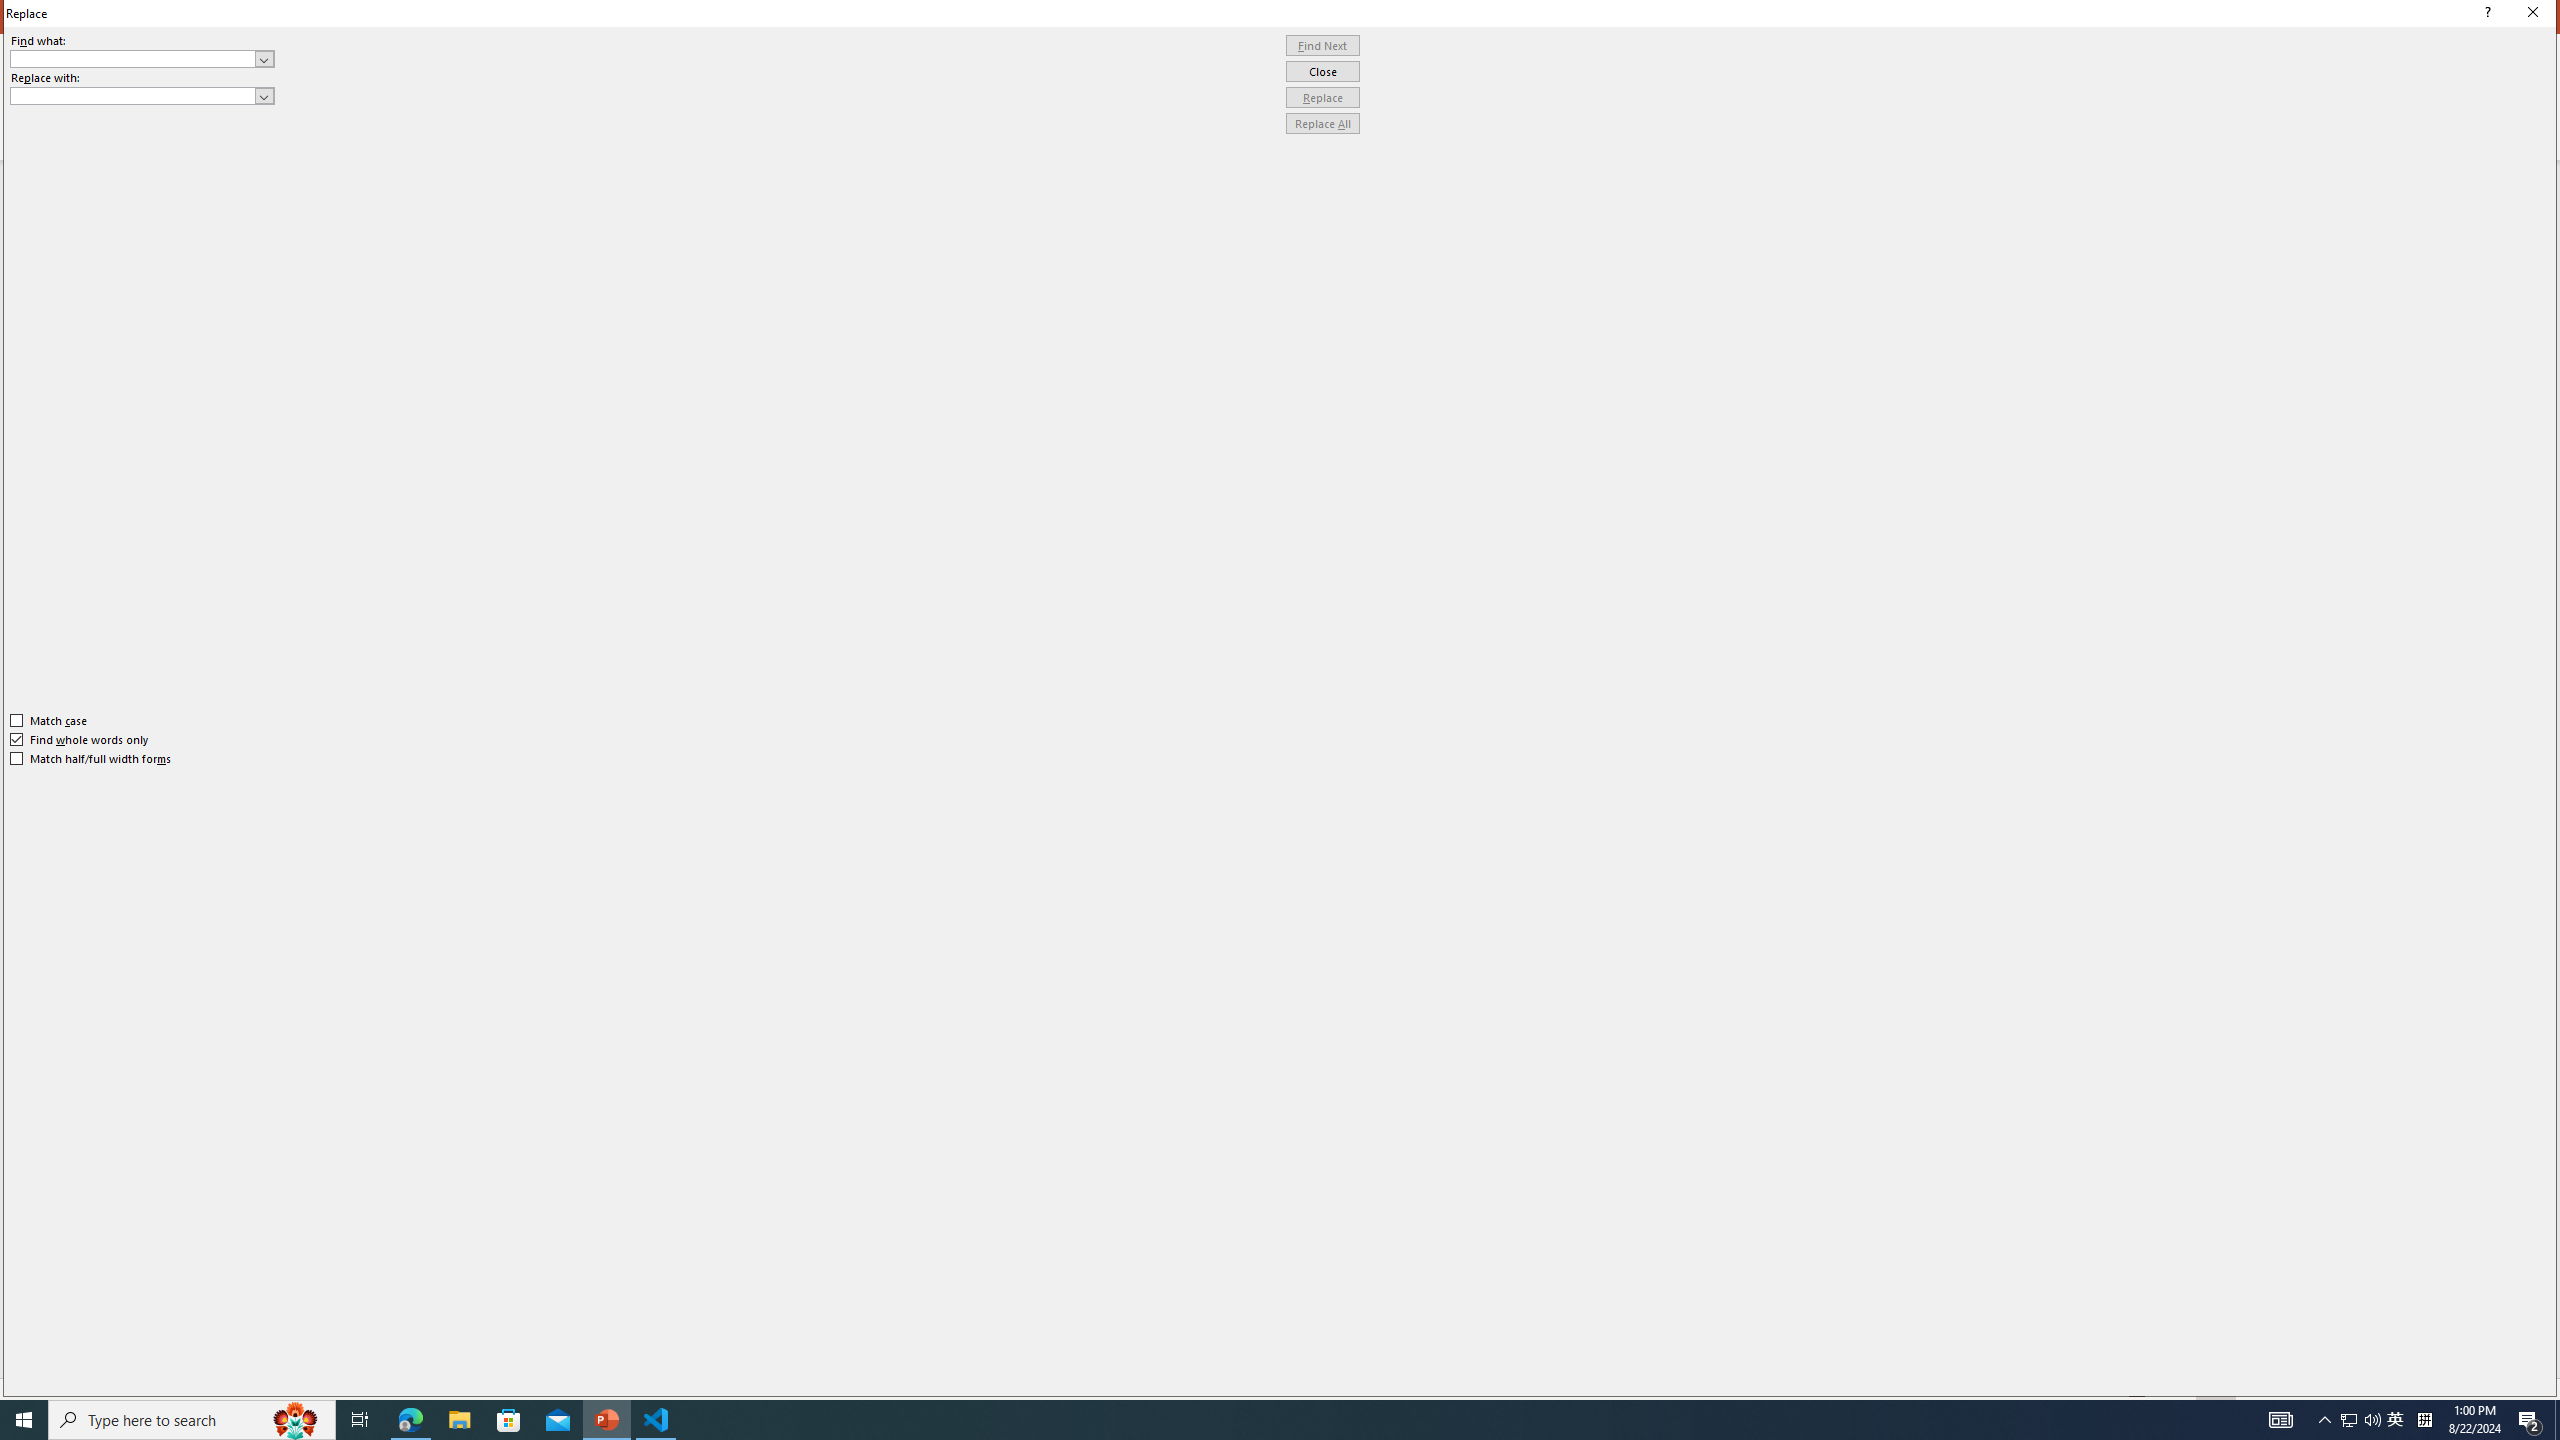 Image resolution: width=2560 pixels, height=1440 pixels. I want to click on 'Replace All', so click(1322, 122).